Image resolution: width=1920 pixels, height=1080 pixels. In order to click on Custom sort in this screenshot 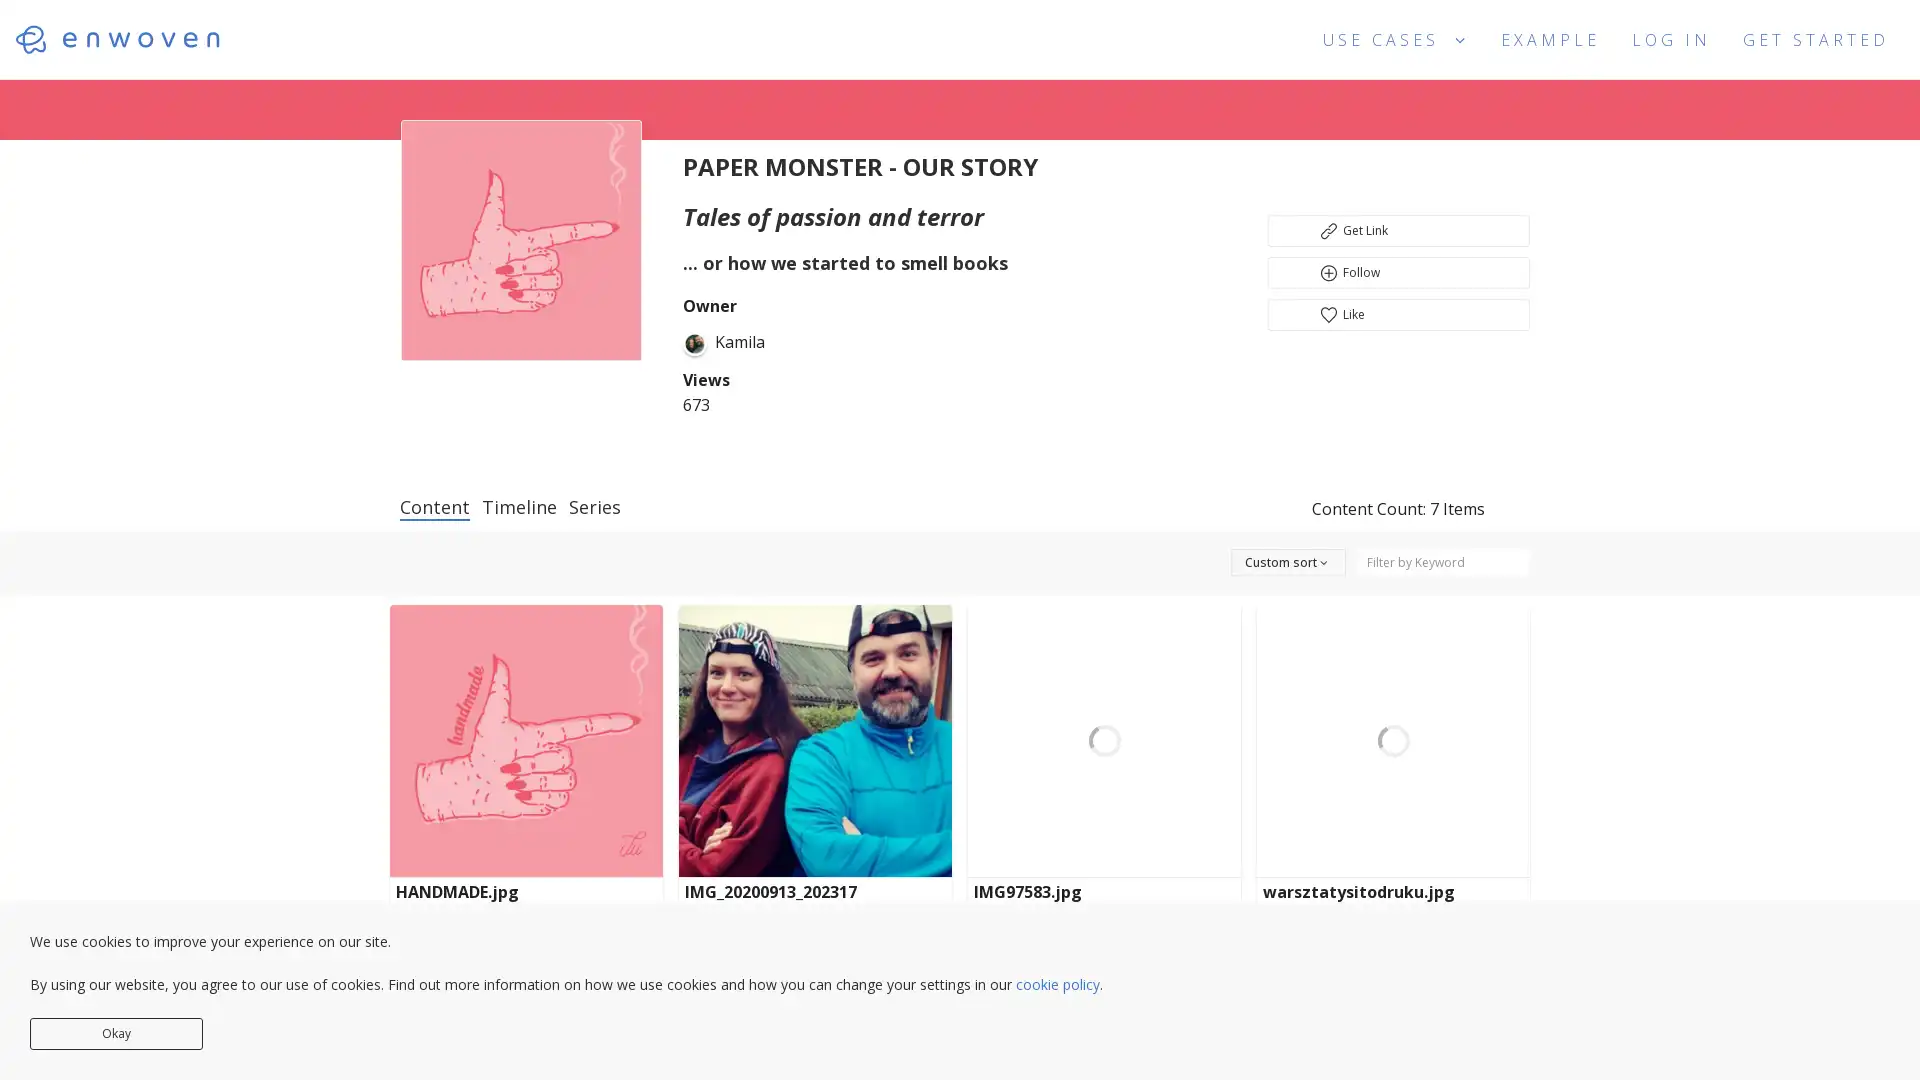, I will do `click(1266, 562)`.